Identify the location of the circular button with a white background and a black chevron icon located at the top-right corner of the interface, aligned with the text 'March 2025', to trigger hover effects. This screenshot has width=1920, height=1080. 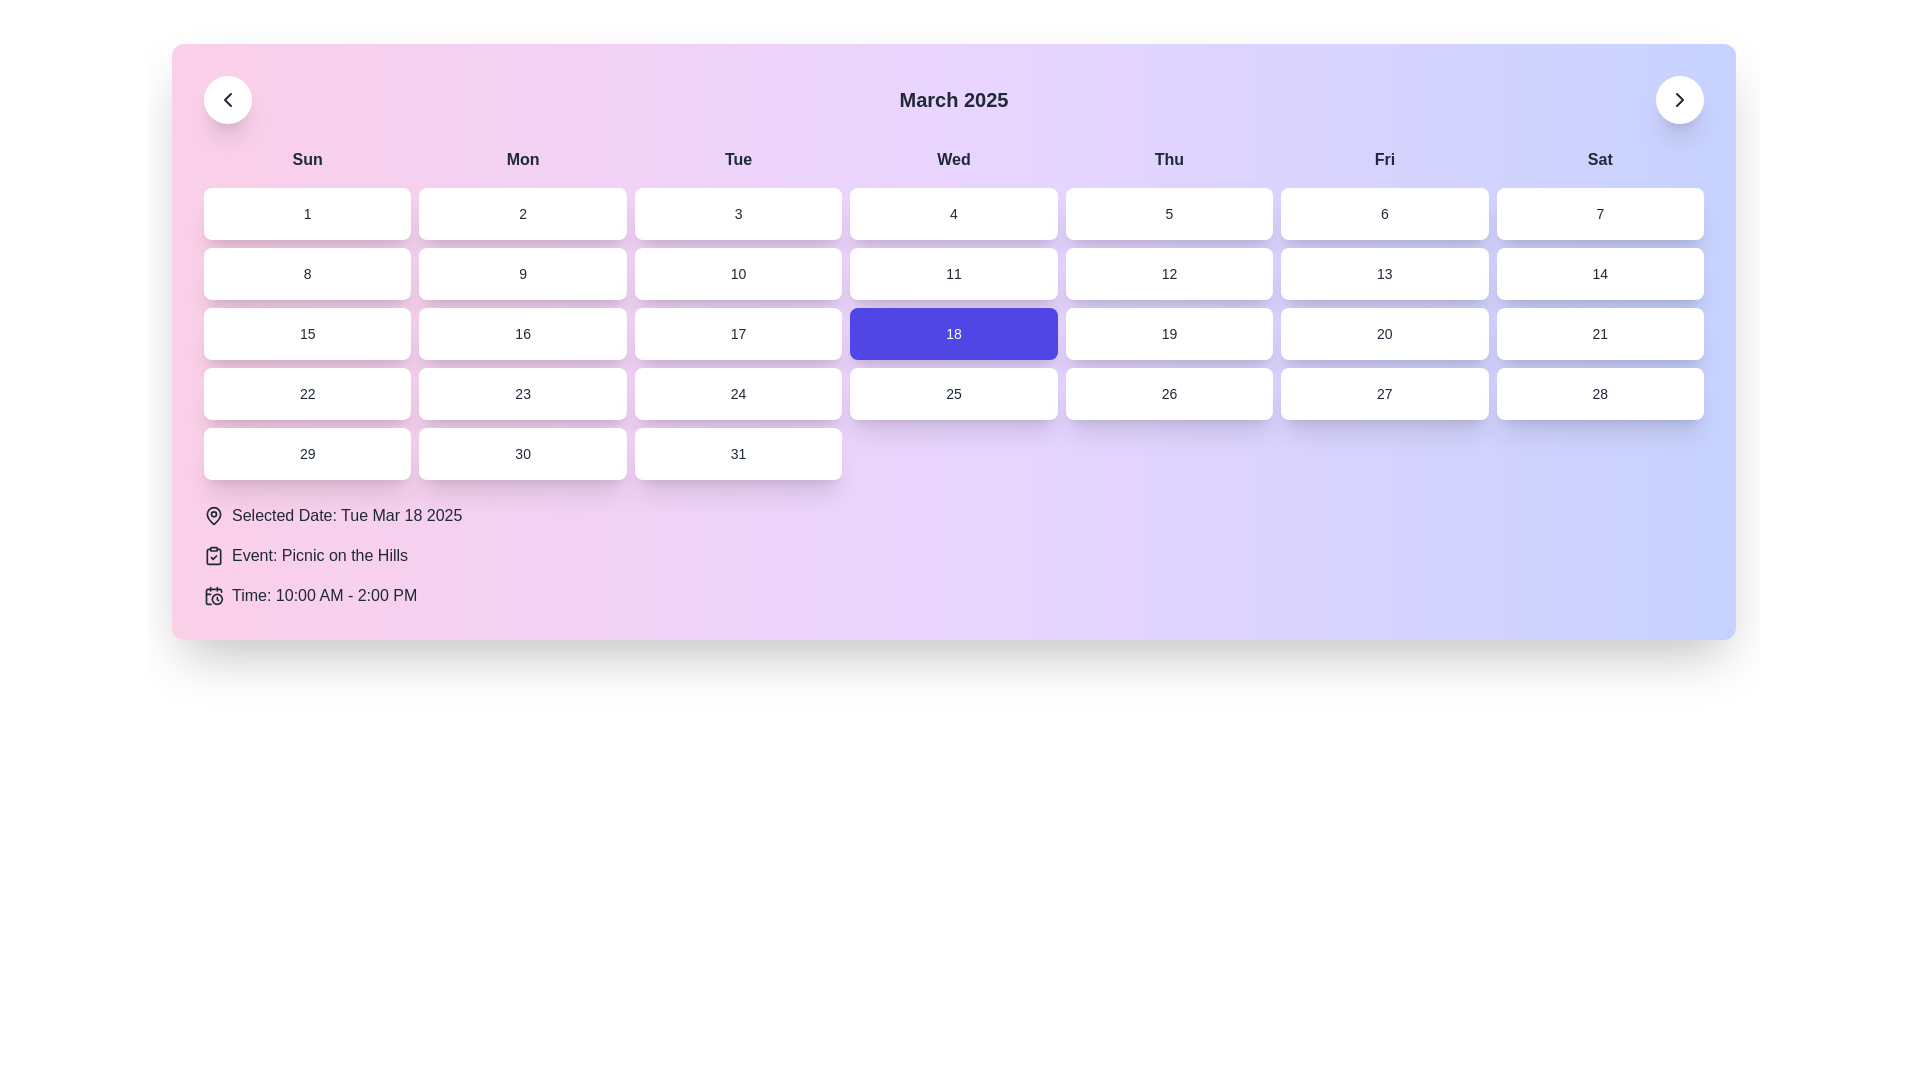
(1680, 100).